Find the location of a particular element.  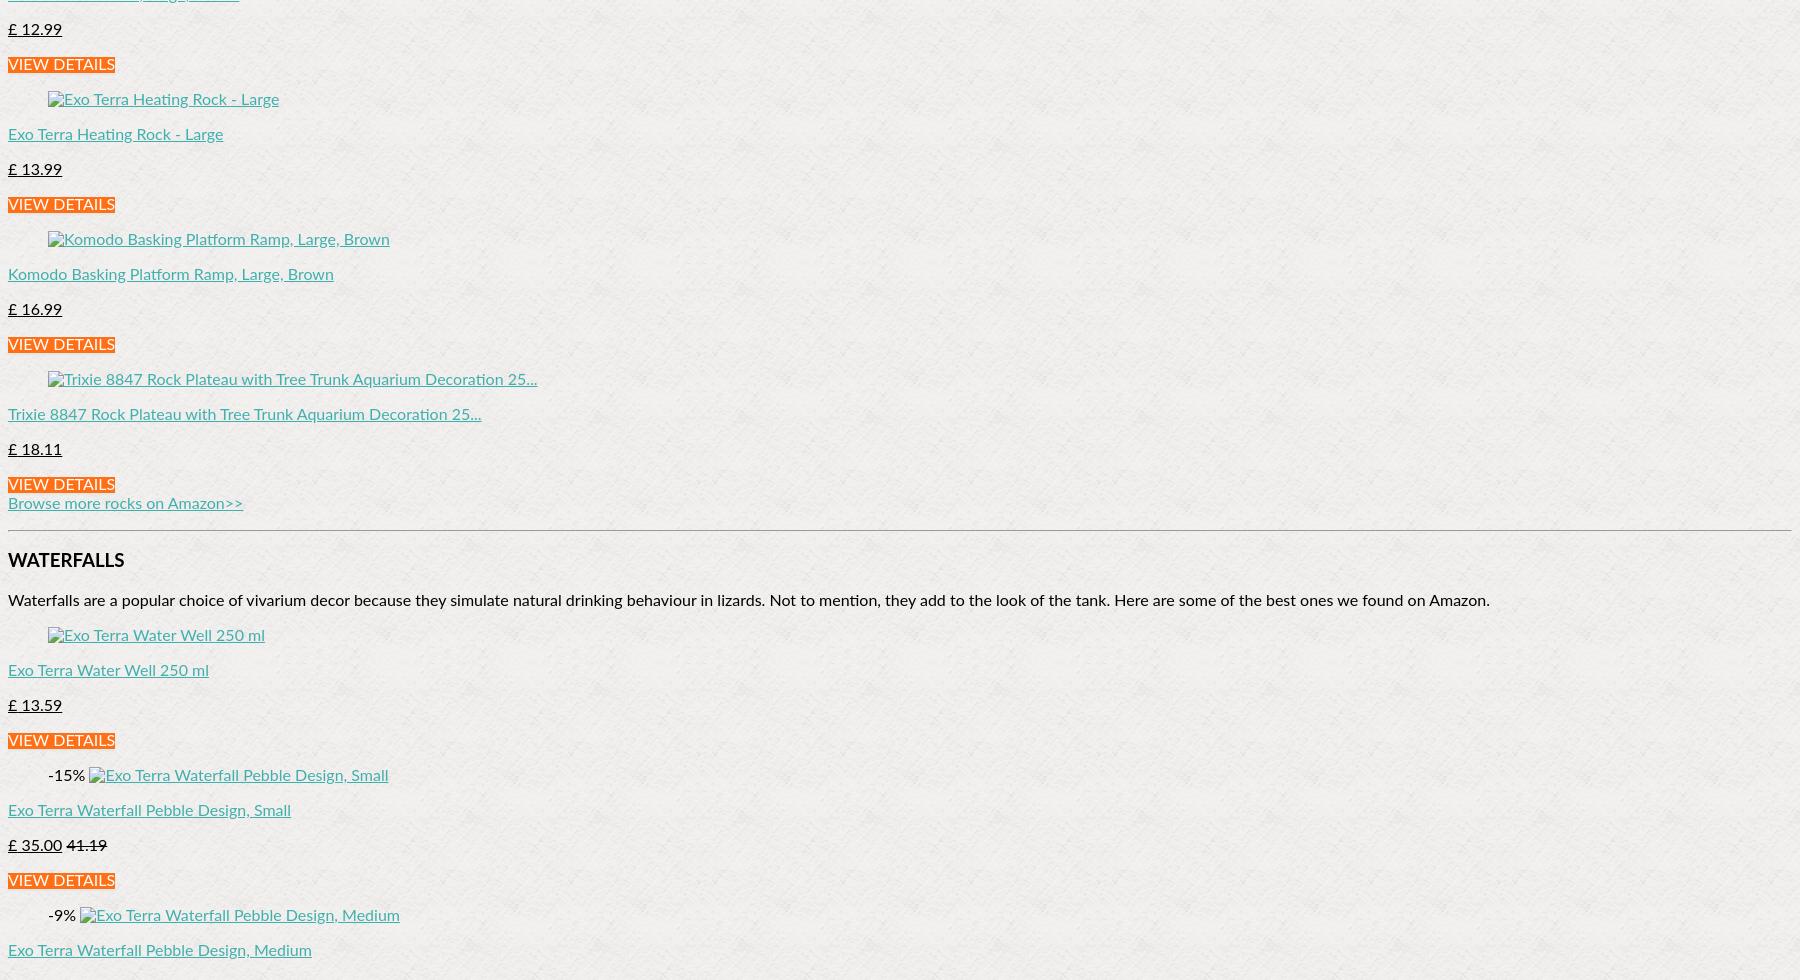

'-9%' is located at coordinates (63, 916).